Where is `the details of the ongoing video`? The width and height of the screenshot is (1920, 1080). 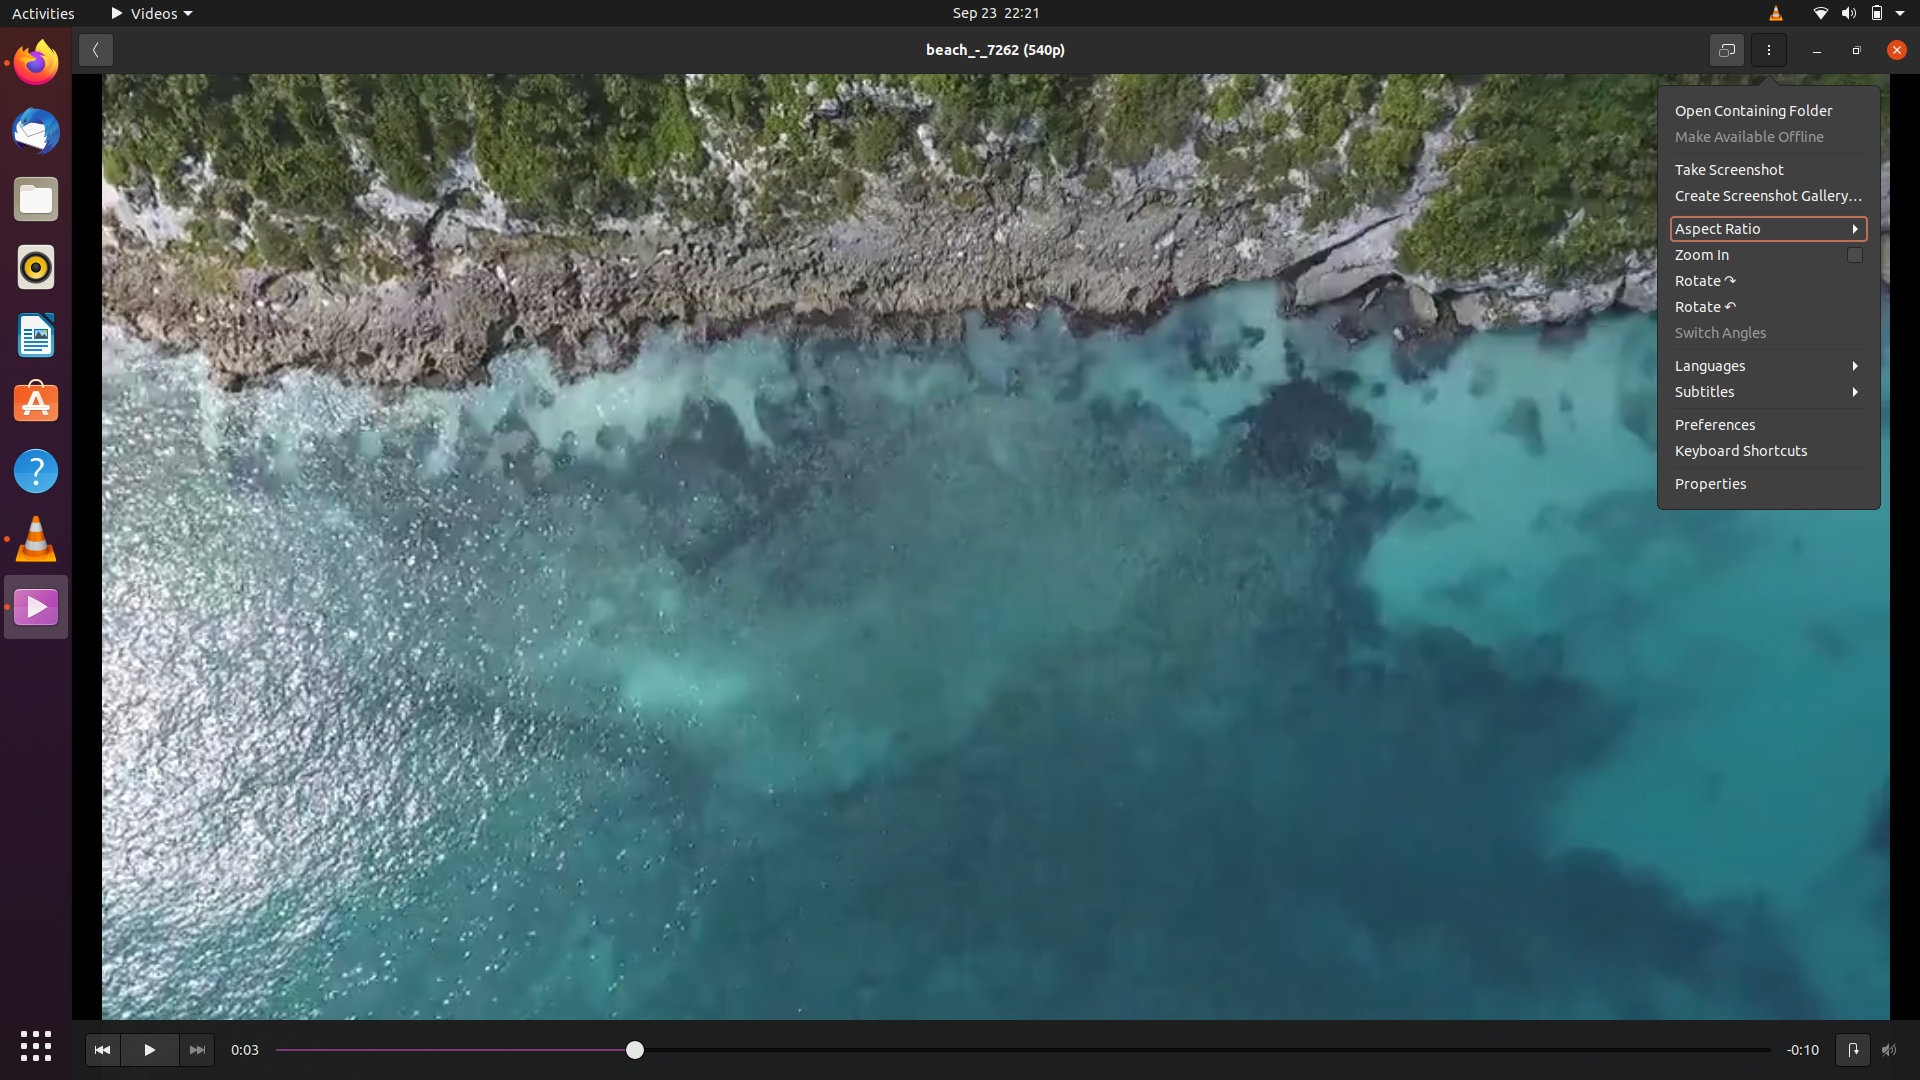
the details of the ongoing video is located at coordinates (1771, 485).